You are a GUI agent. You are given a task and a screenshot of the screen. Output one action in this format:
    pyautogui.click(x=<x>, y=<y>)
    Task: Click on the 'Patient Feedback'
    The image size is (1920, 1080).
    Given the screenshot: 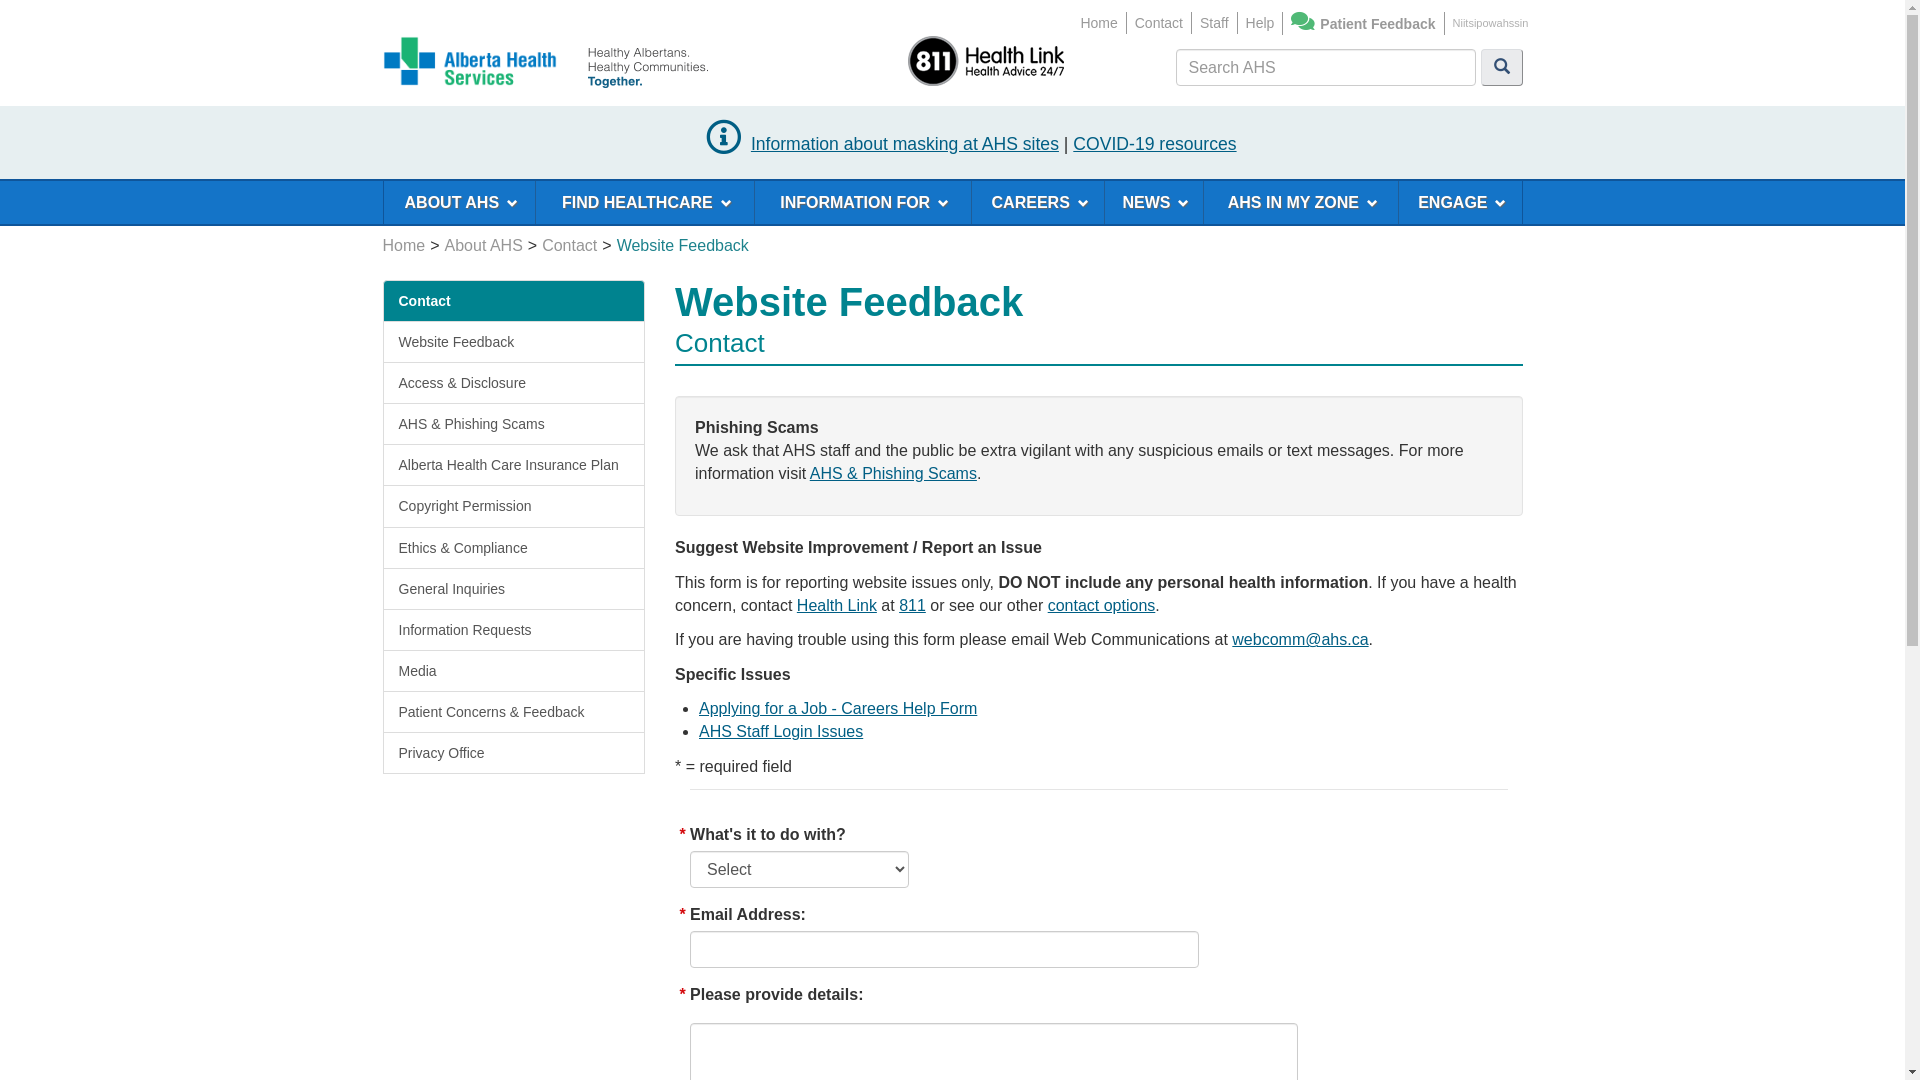 What is the action you would take?
    pyautogui.click(x=1376, y=23)
    